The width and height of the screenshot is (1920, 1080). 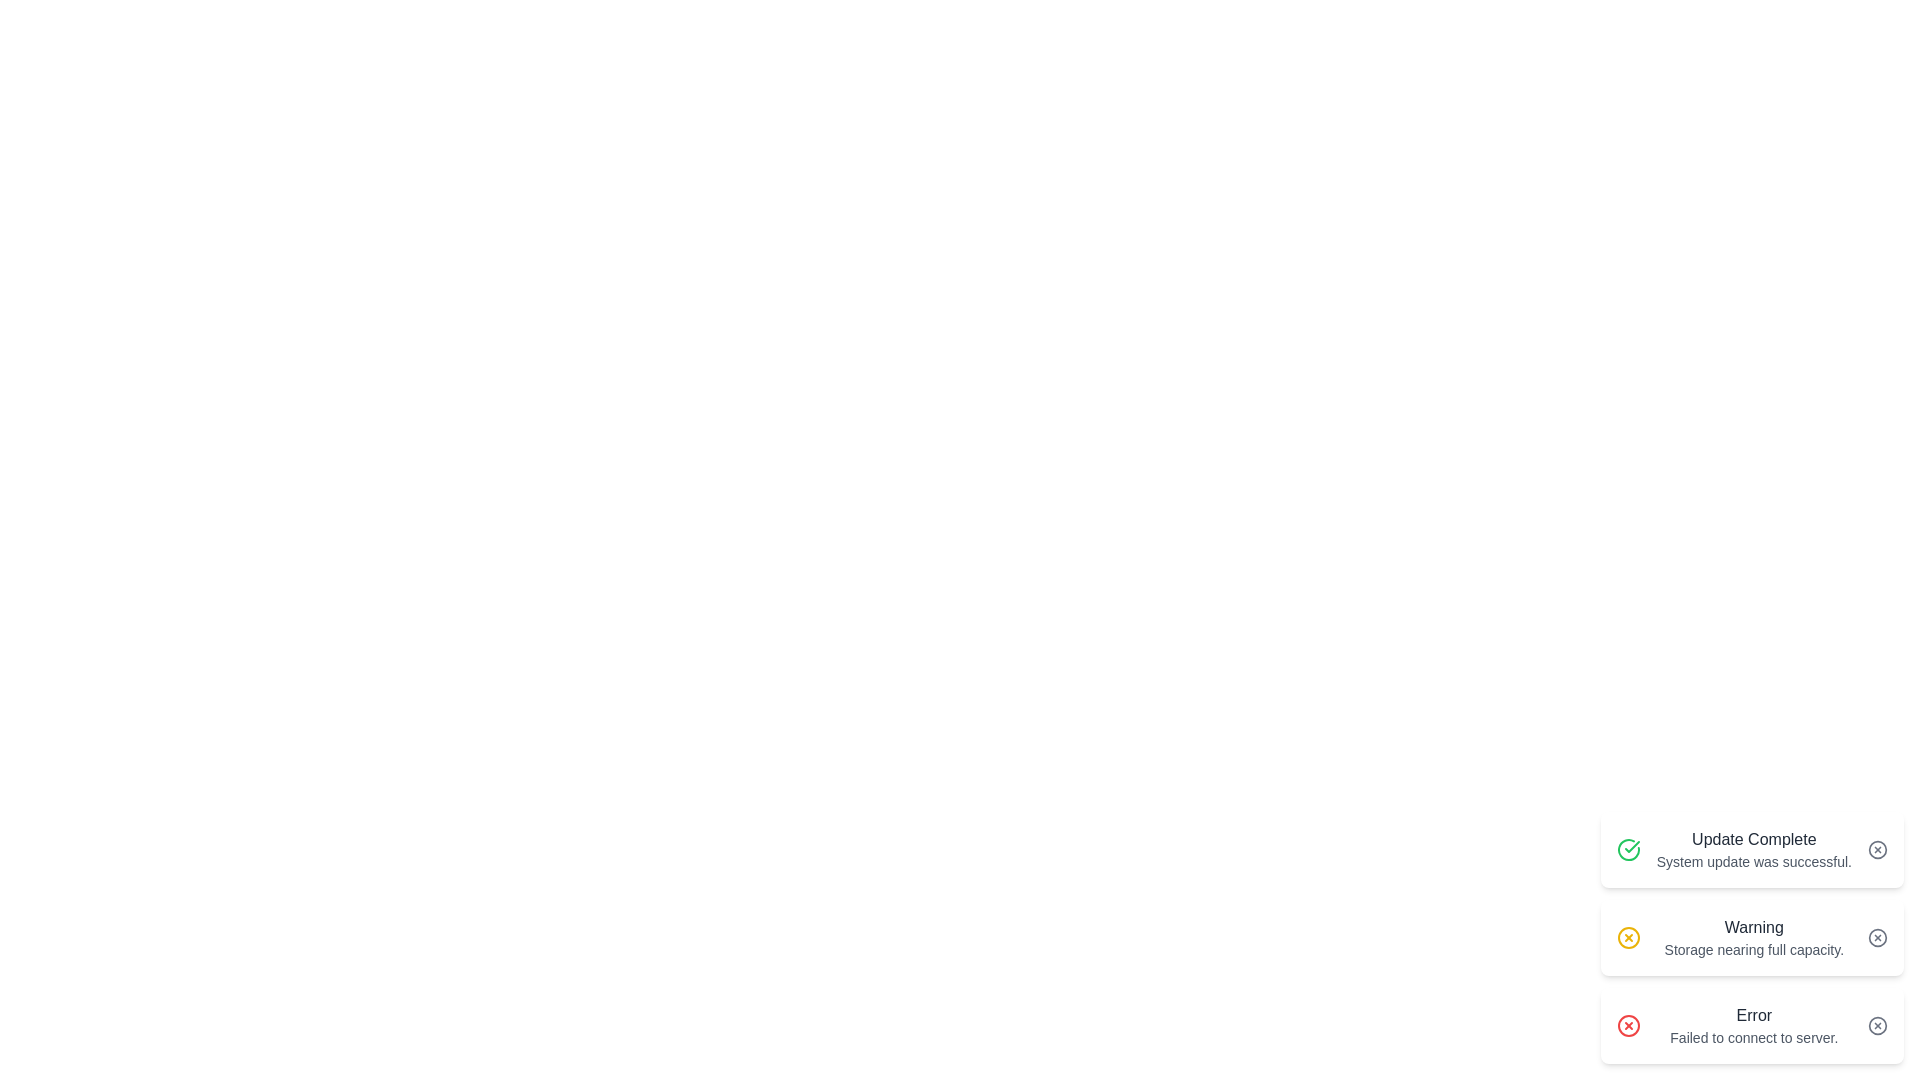 What do you see at coordinates (1876, 849) in the screenshot?
I see `the SVG circle element that represents a 'close' or 'cancel' action within the notification card labeled 'Update Complete' in the top-right corner` at bounding box center [1876, 849].